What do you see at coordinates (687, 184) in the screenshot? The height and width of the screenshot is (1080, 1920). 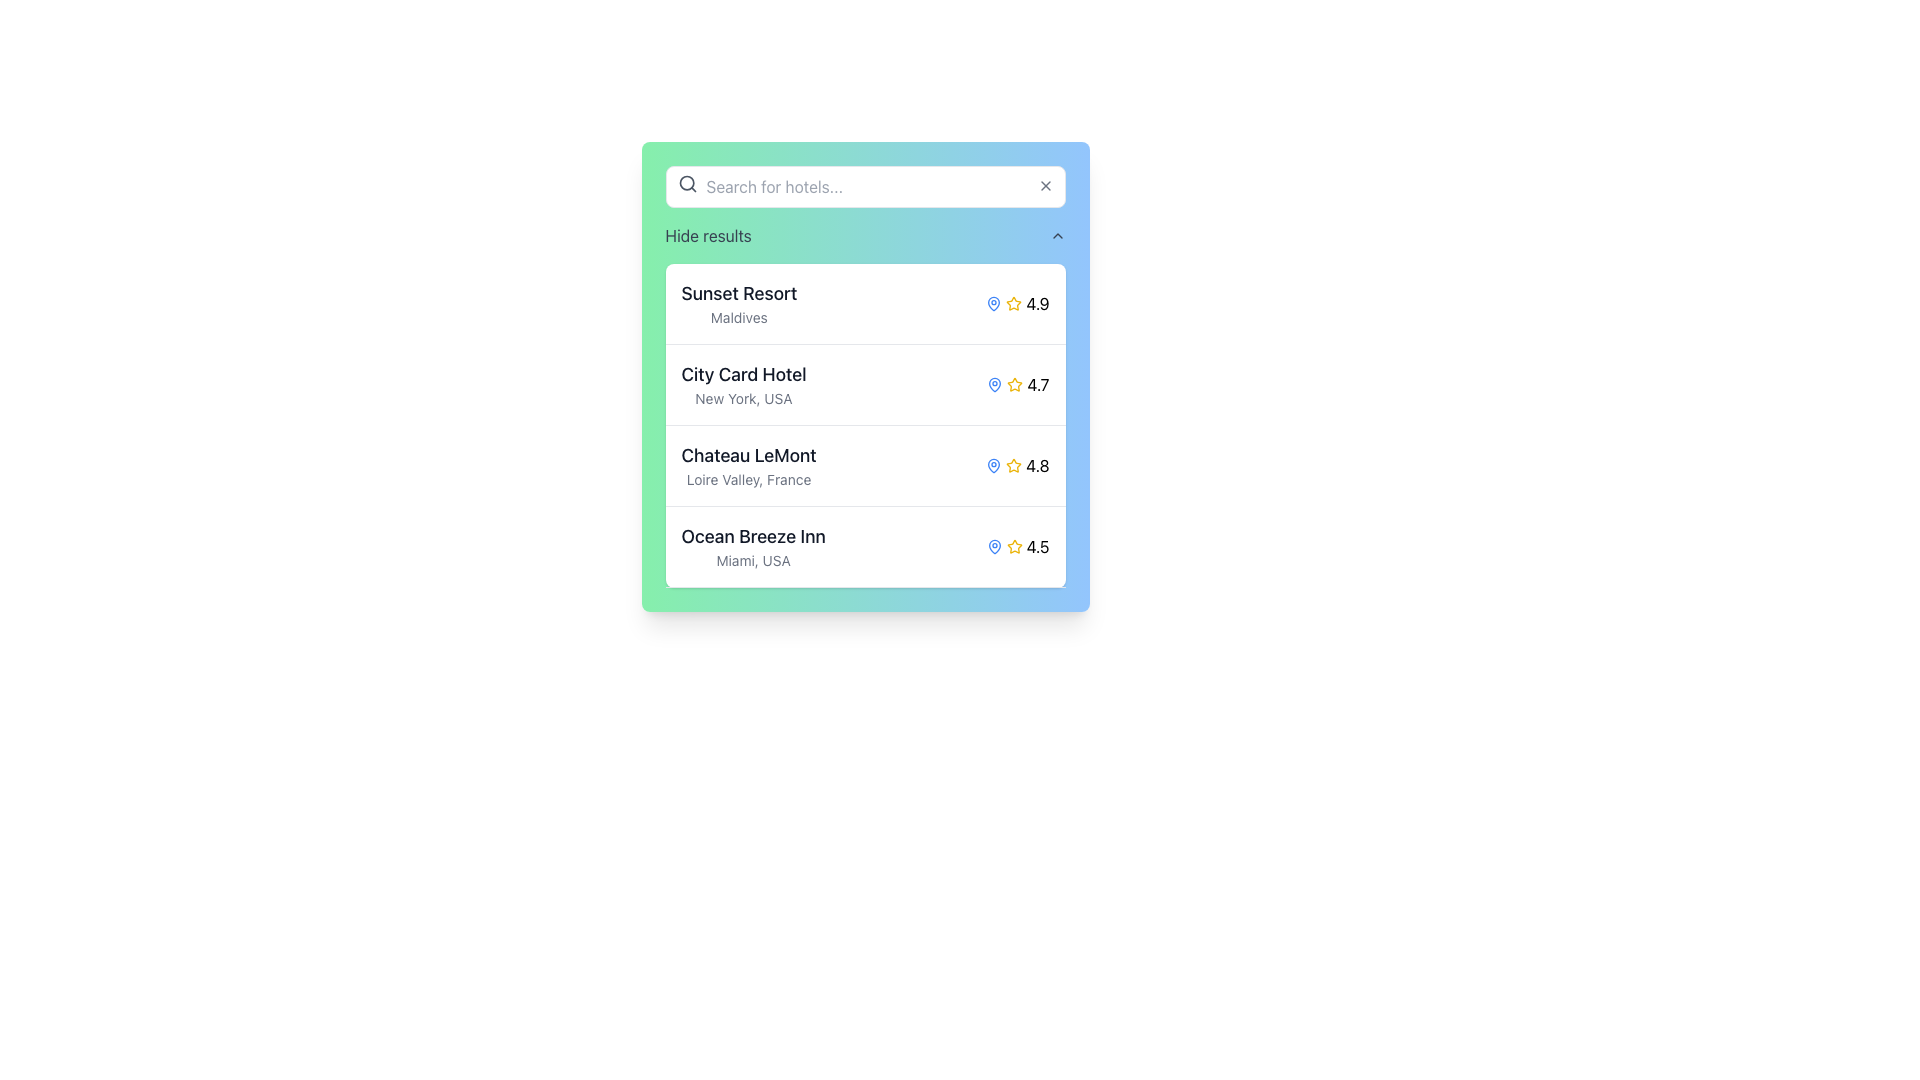 I see `the magnifying glass icon representing the search feature, which is positioned on the left side of the search bar input field` at bounding box center [687, 184].